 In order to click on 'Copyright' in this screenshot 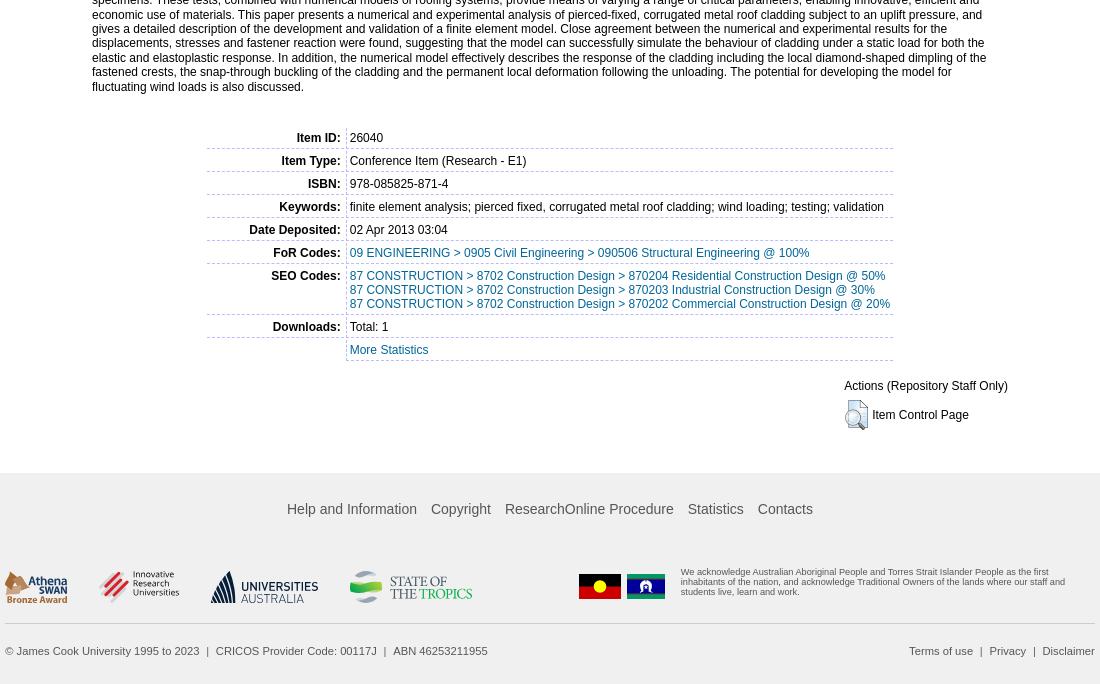, I will do `click(459, 509)`.